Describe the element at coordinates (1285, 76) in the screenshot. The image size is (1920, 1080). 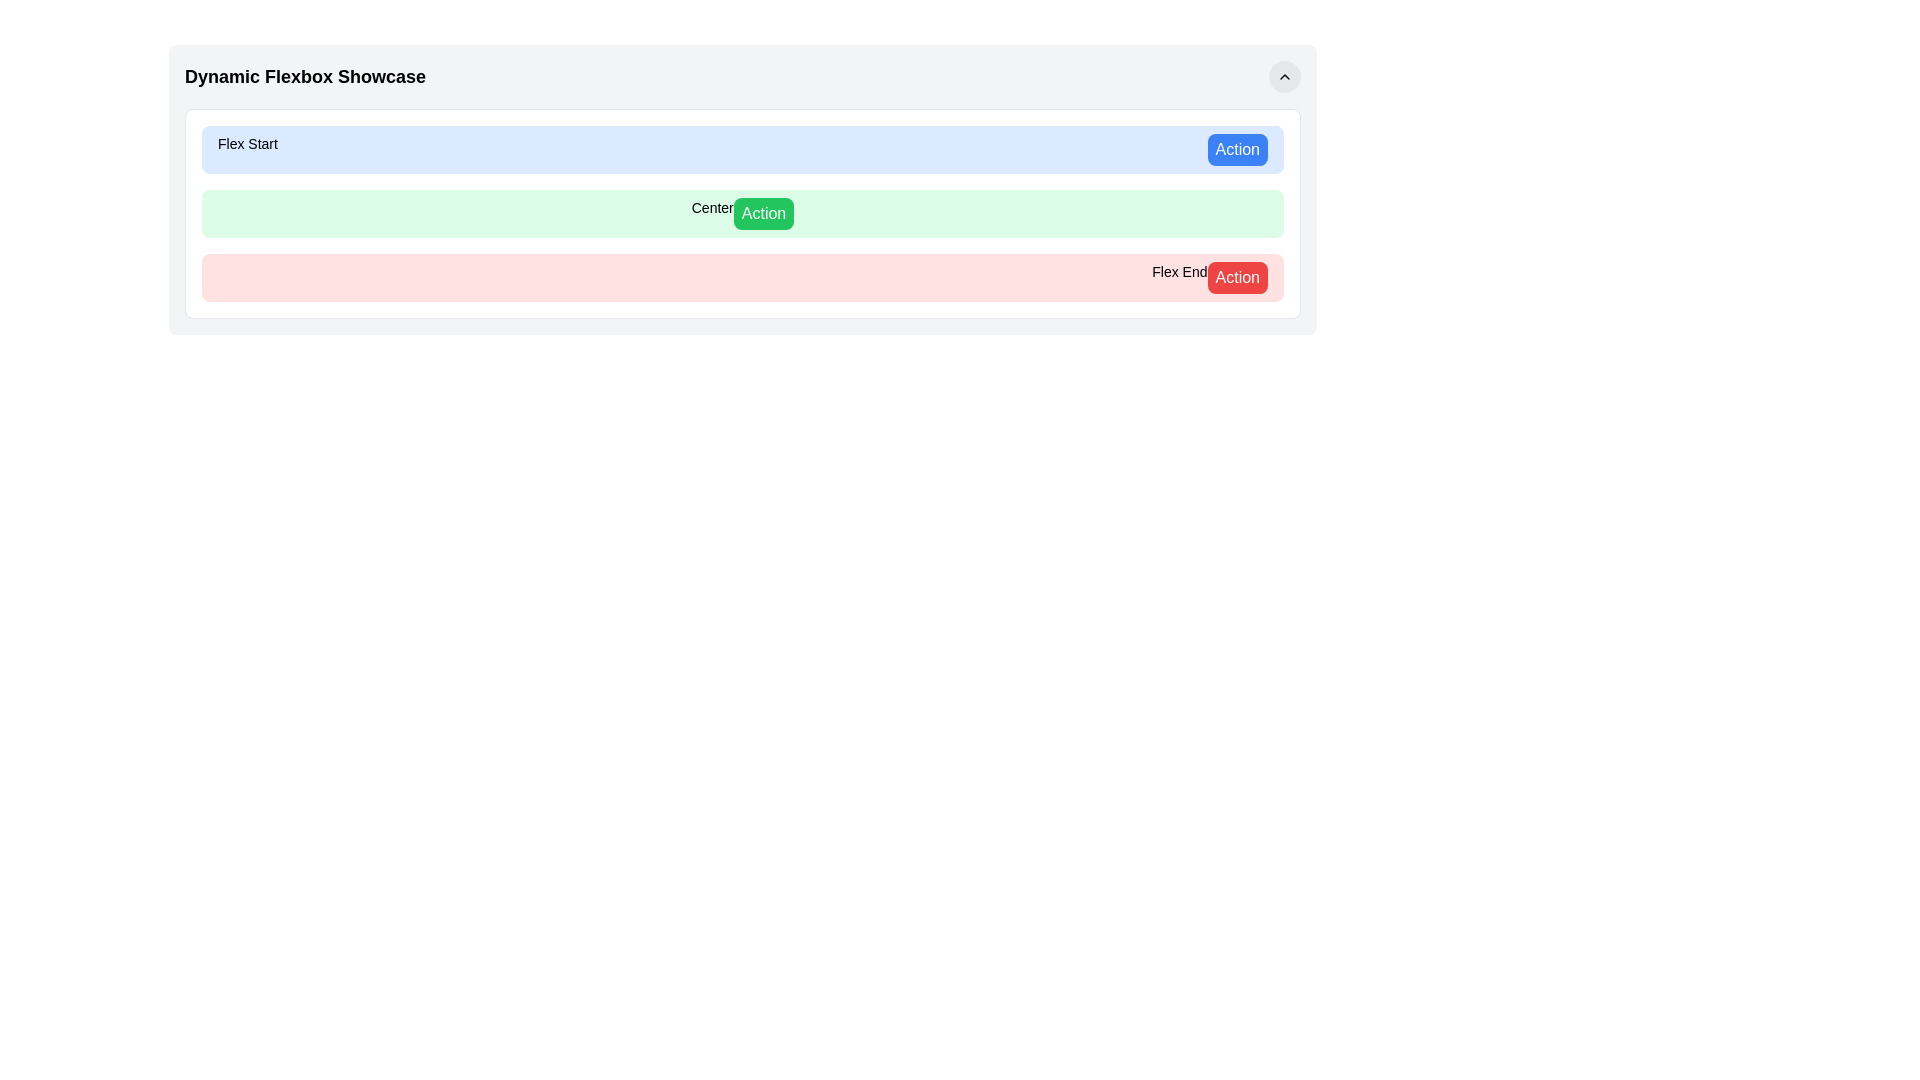
I see `the small, up-pointing chevron arrow icon located in the top-right corner of the application interface, which is part of a circular button with a subtle gray background` at that location.